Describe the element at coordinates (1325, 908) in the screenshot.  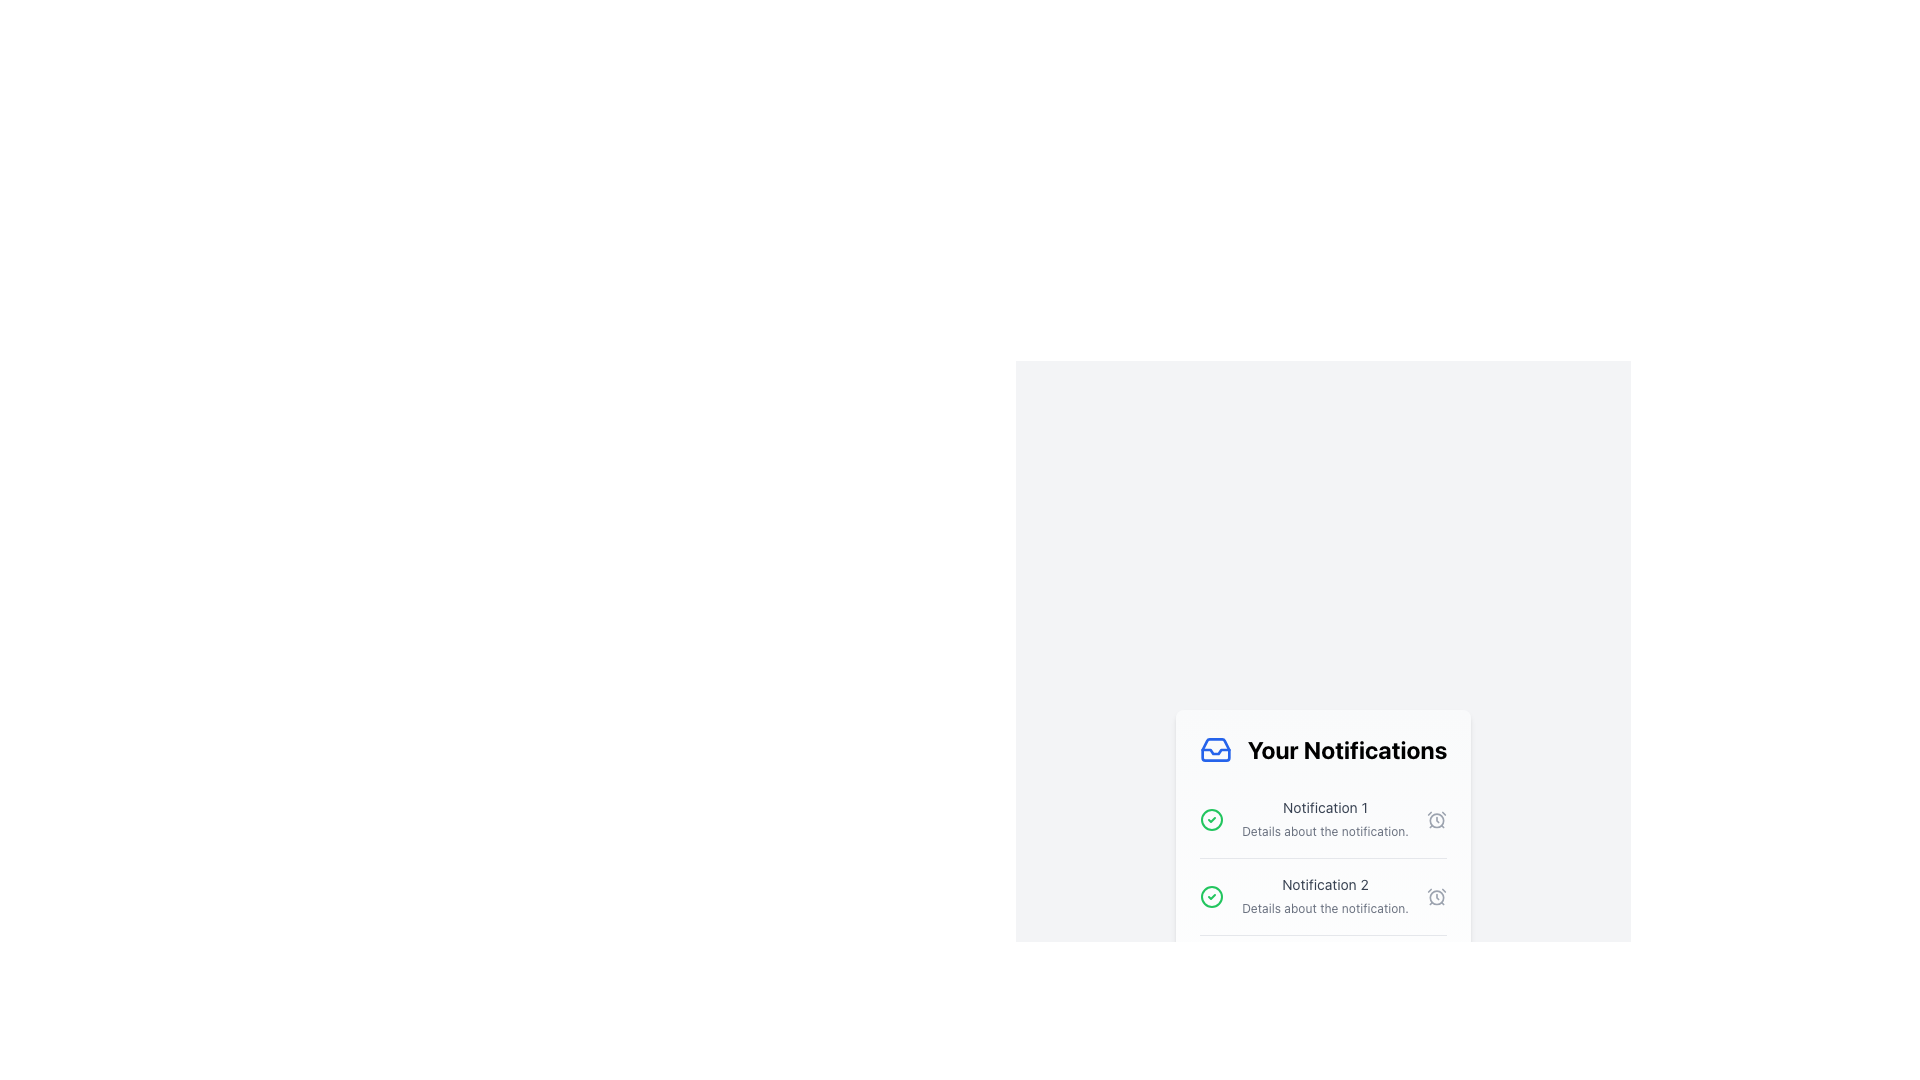
I see `the informational text element located below 'Notification 2' in the notification list under 'Your Notifications'` at that location.